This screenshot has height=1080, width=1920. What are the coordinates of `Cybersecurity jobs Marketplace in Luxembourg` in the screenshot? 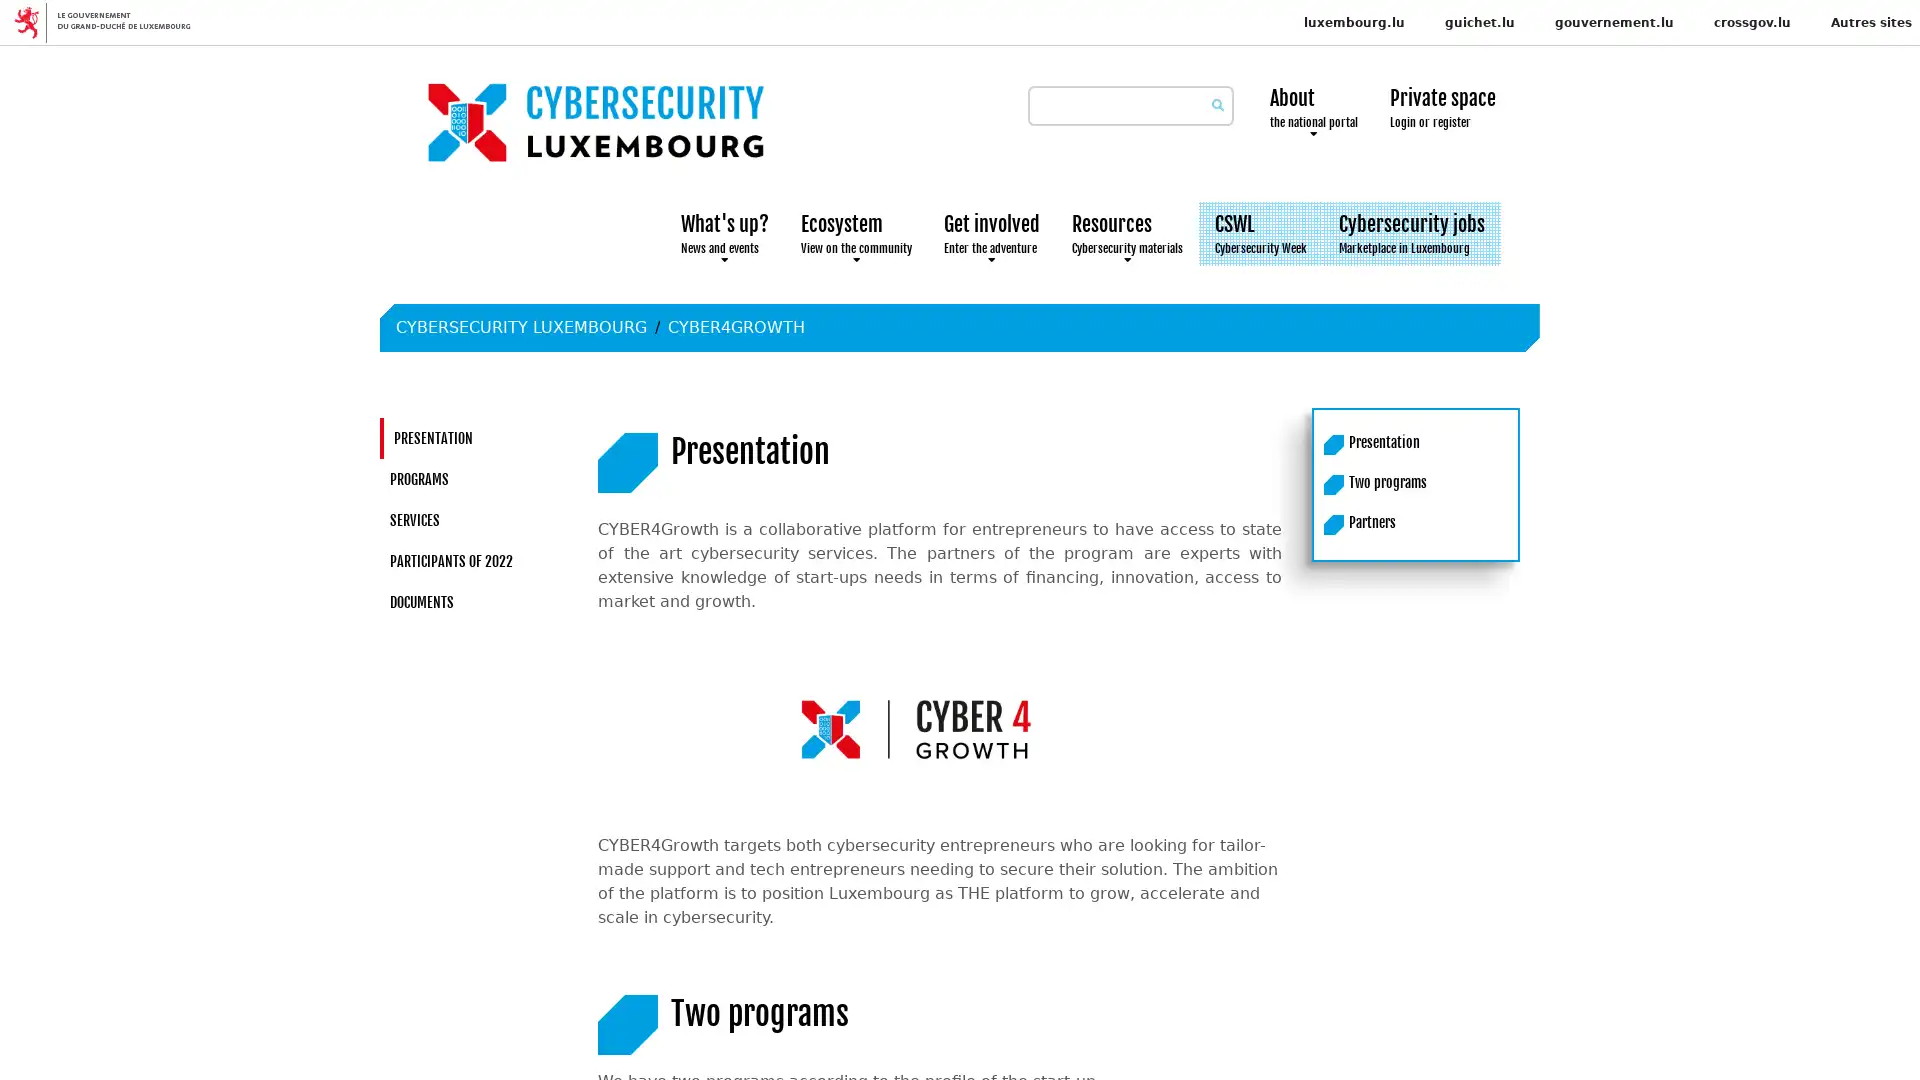 It's located at (1410, 233).